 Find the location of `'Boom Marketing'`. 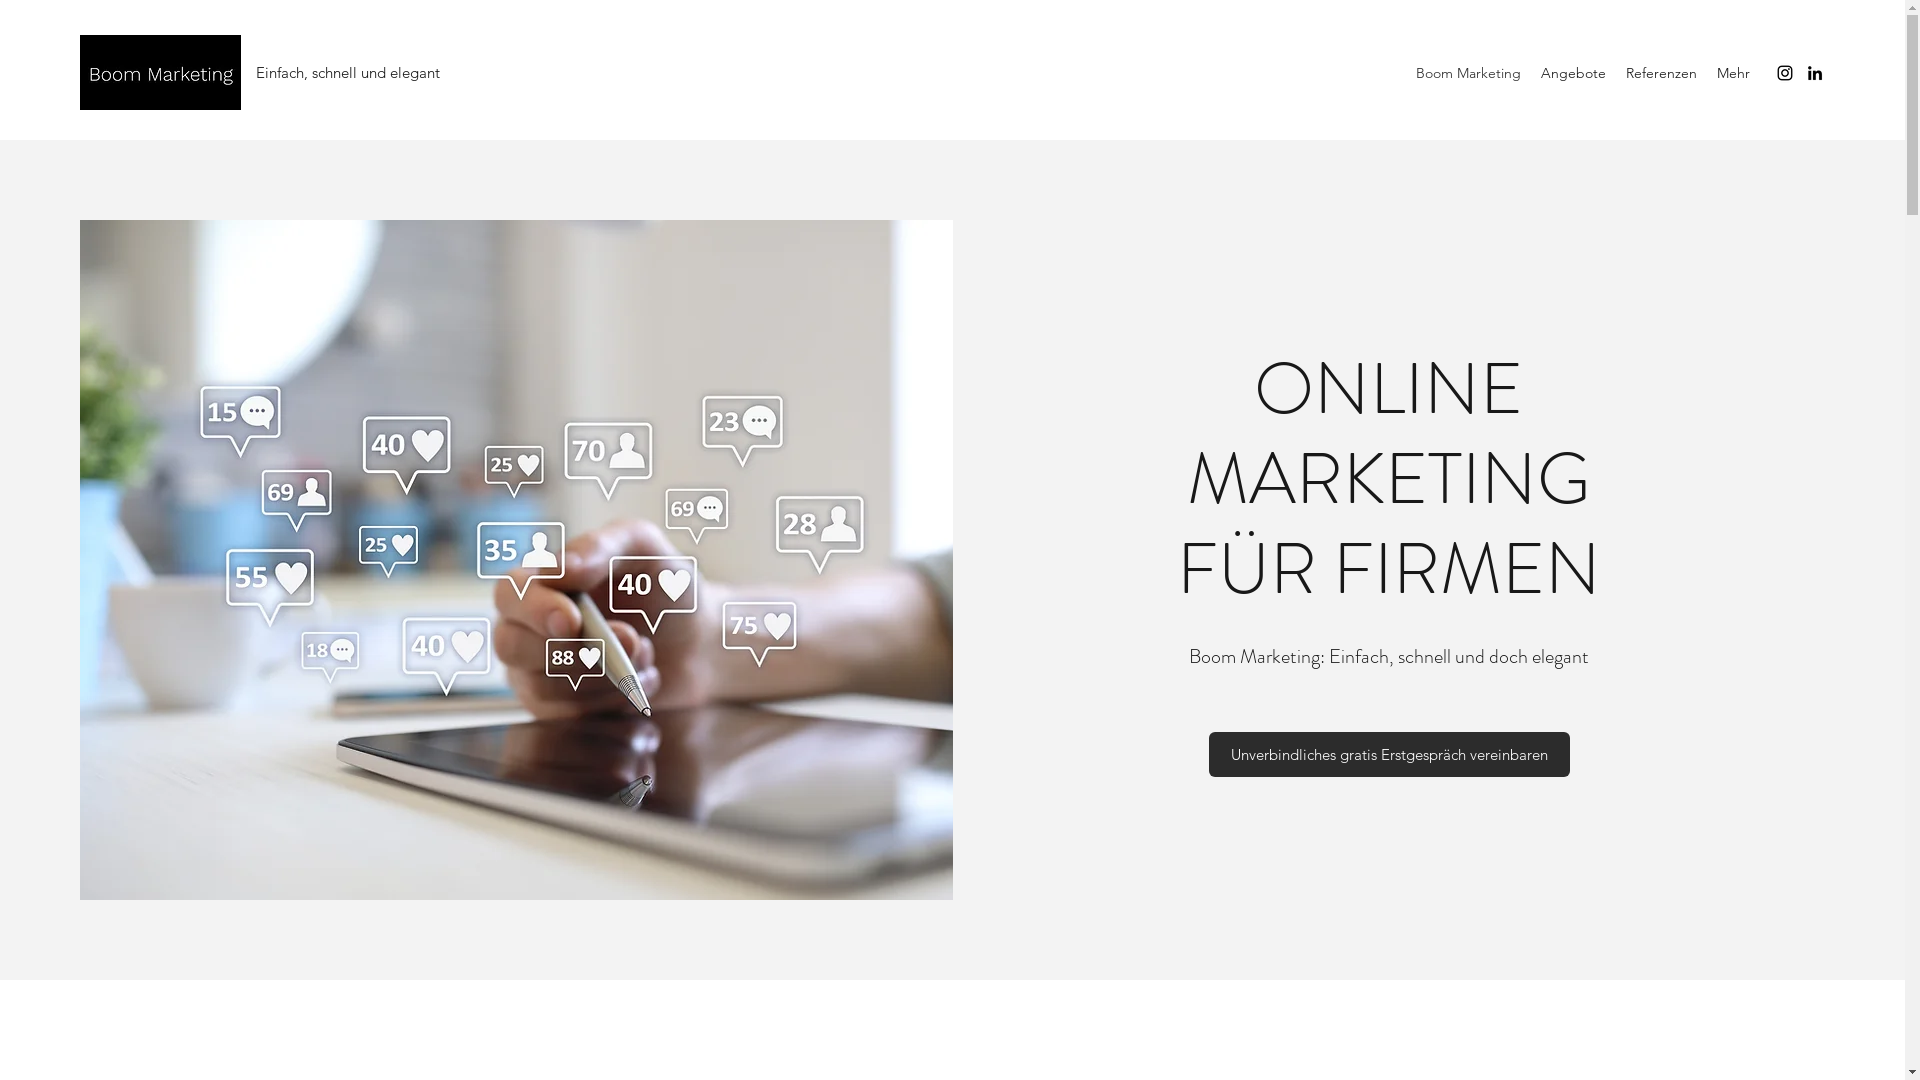

'Boom Marketing' is located at coordinates (1468, 72).